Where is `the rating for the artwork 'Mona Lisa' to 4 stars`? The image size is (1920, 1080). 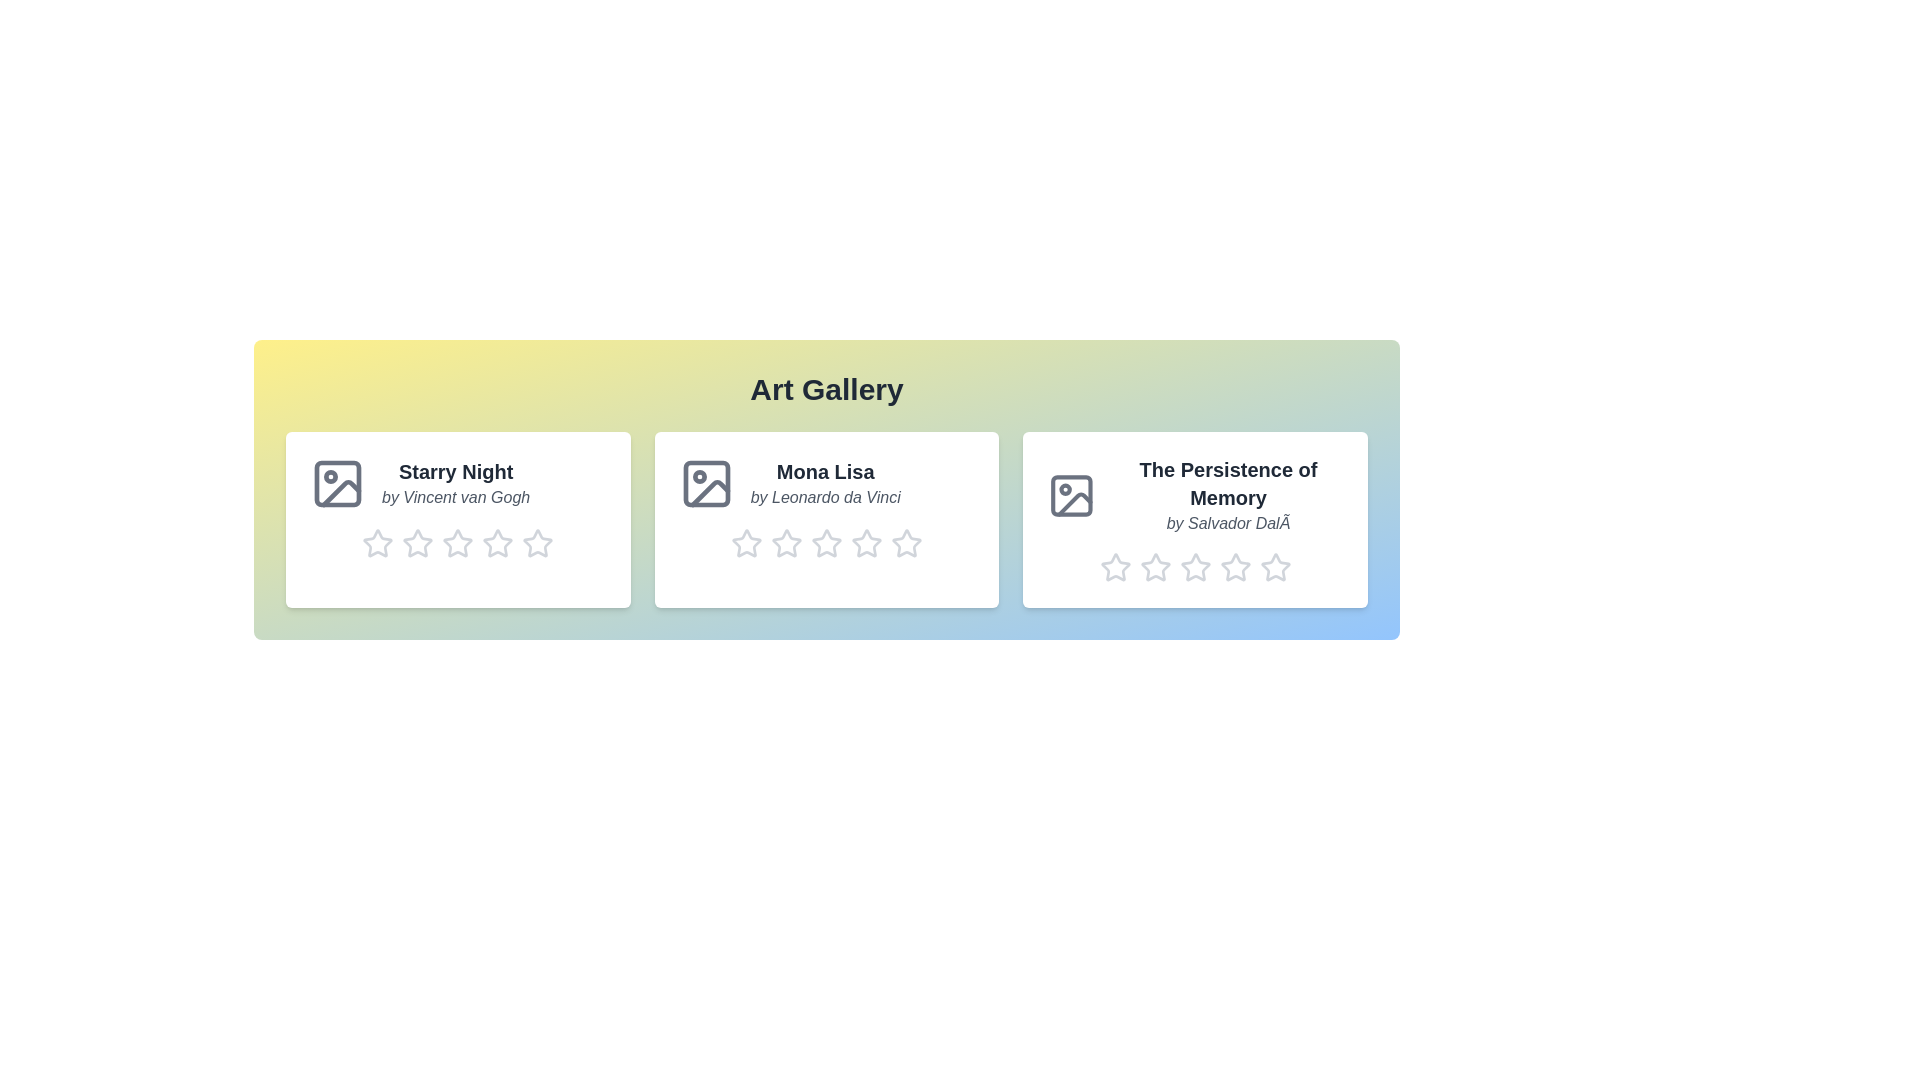
the rating for the artwork 'Mona Lisa' to 4 stars is located at coordinates (865, 543).